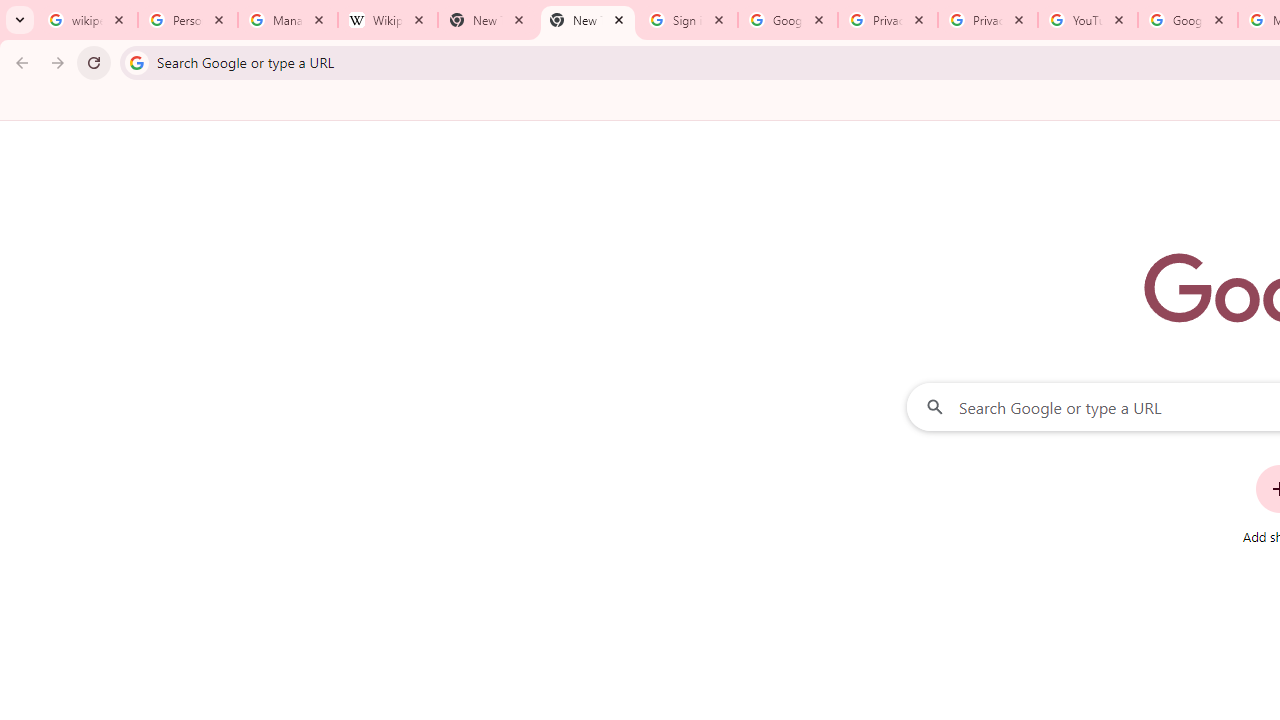 The width and height of the screenshot is (1280, 720). Describe the element at coordinates (1087, 20) in the screenshot. I see `'YouTube'` at that location.